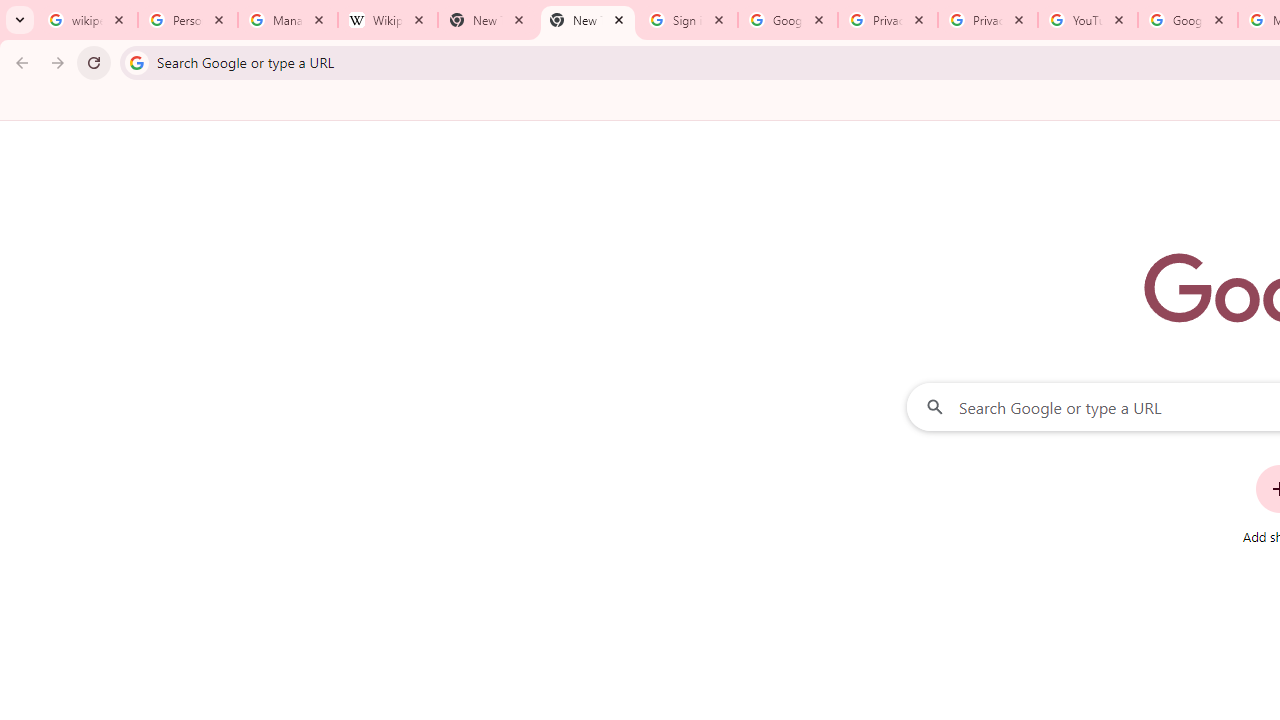 The width and height of the screenshot is (1280, 720). Describe the element at coordinates (1087, 20) in the screenshot. I see `'YouTube'` at that location.